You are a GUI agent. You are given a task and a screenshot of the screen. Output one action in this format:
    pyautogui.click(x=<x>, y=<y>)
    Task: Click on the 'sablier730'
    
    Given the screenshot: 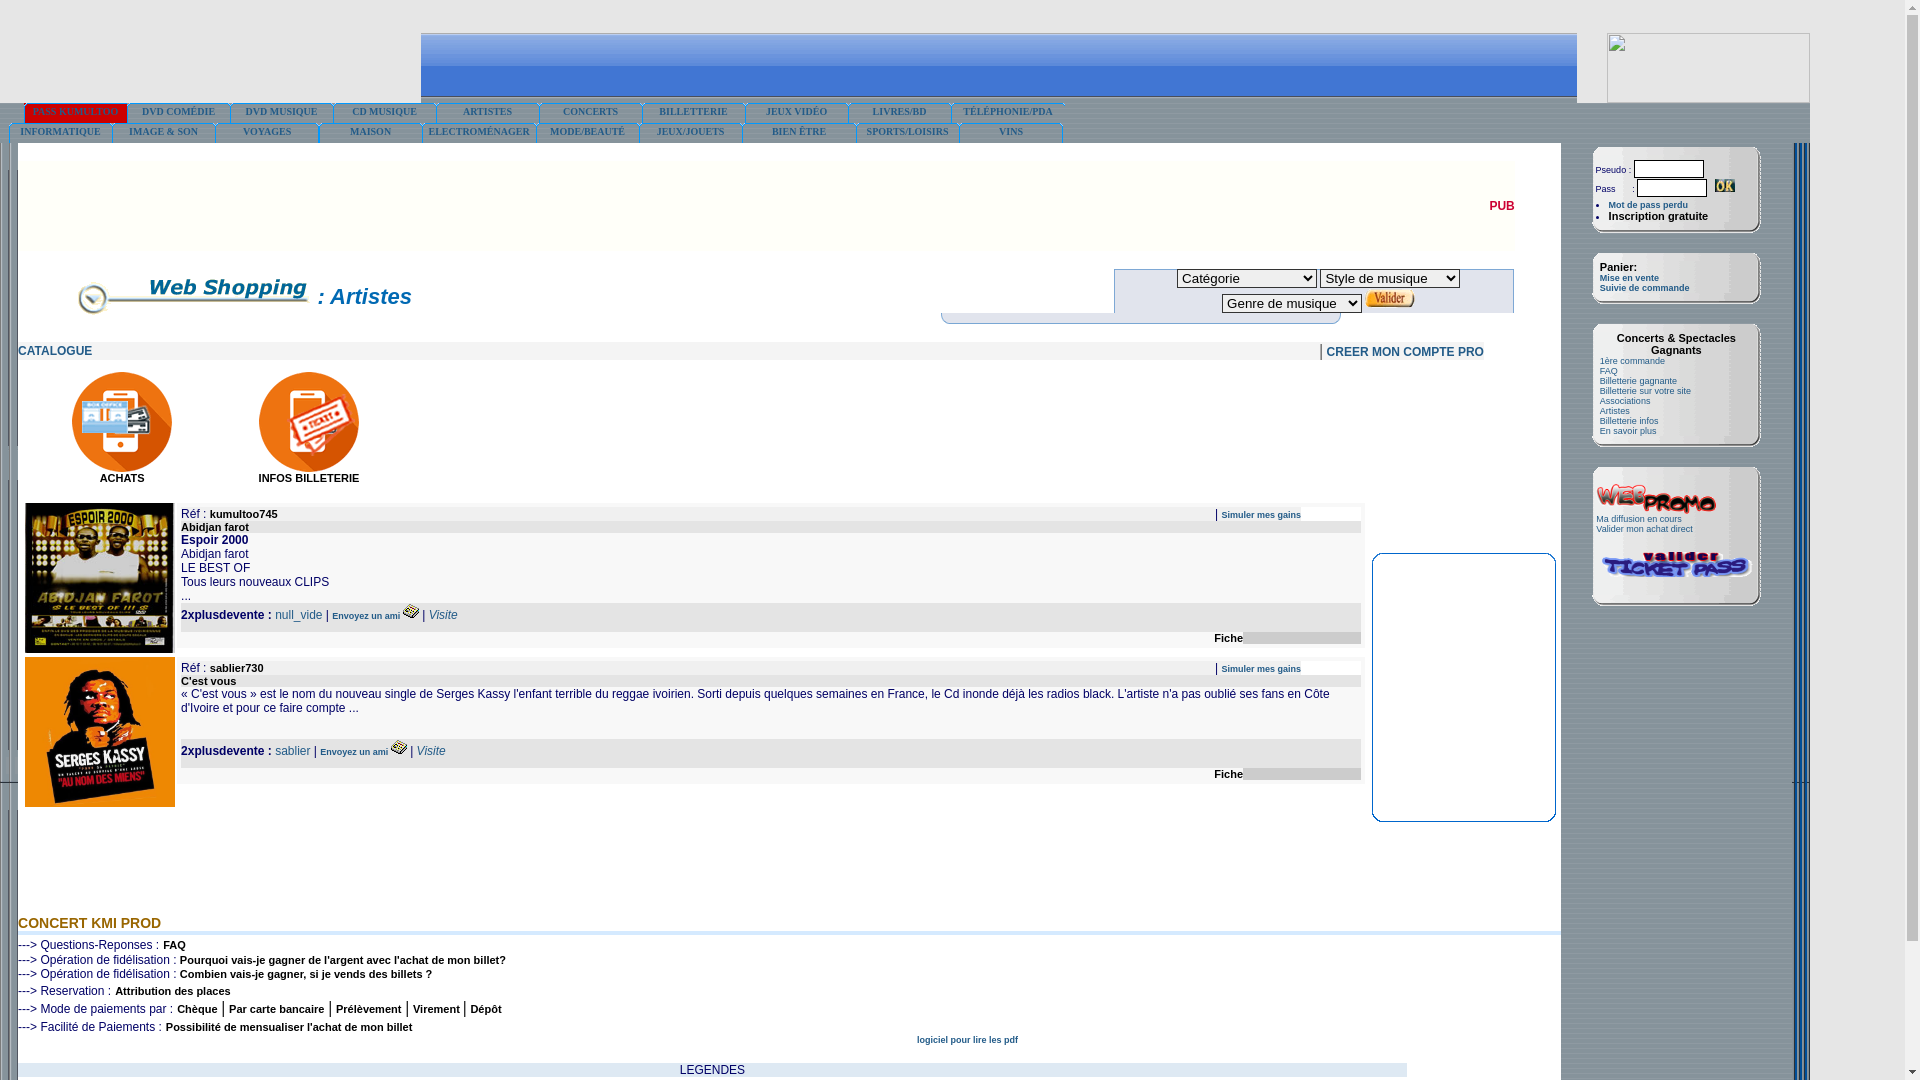 What is the action you would take?
    pyautogui.click(x=236, y=667)
    